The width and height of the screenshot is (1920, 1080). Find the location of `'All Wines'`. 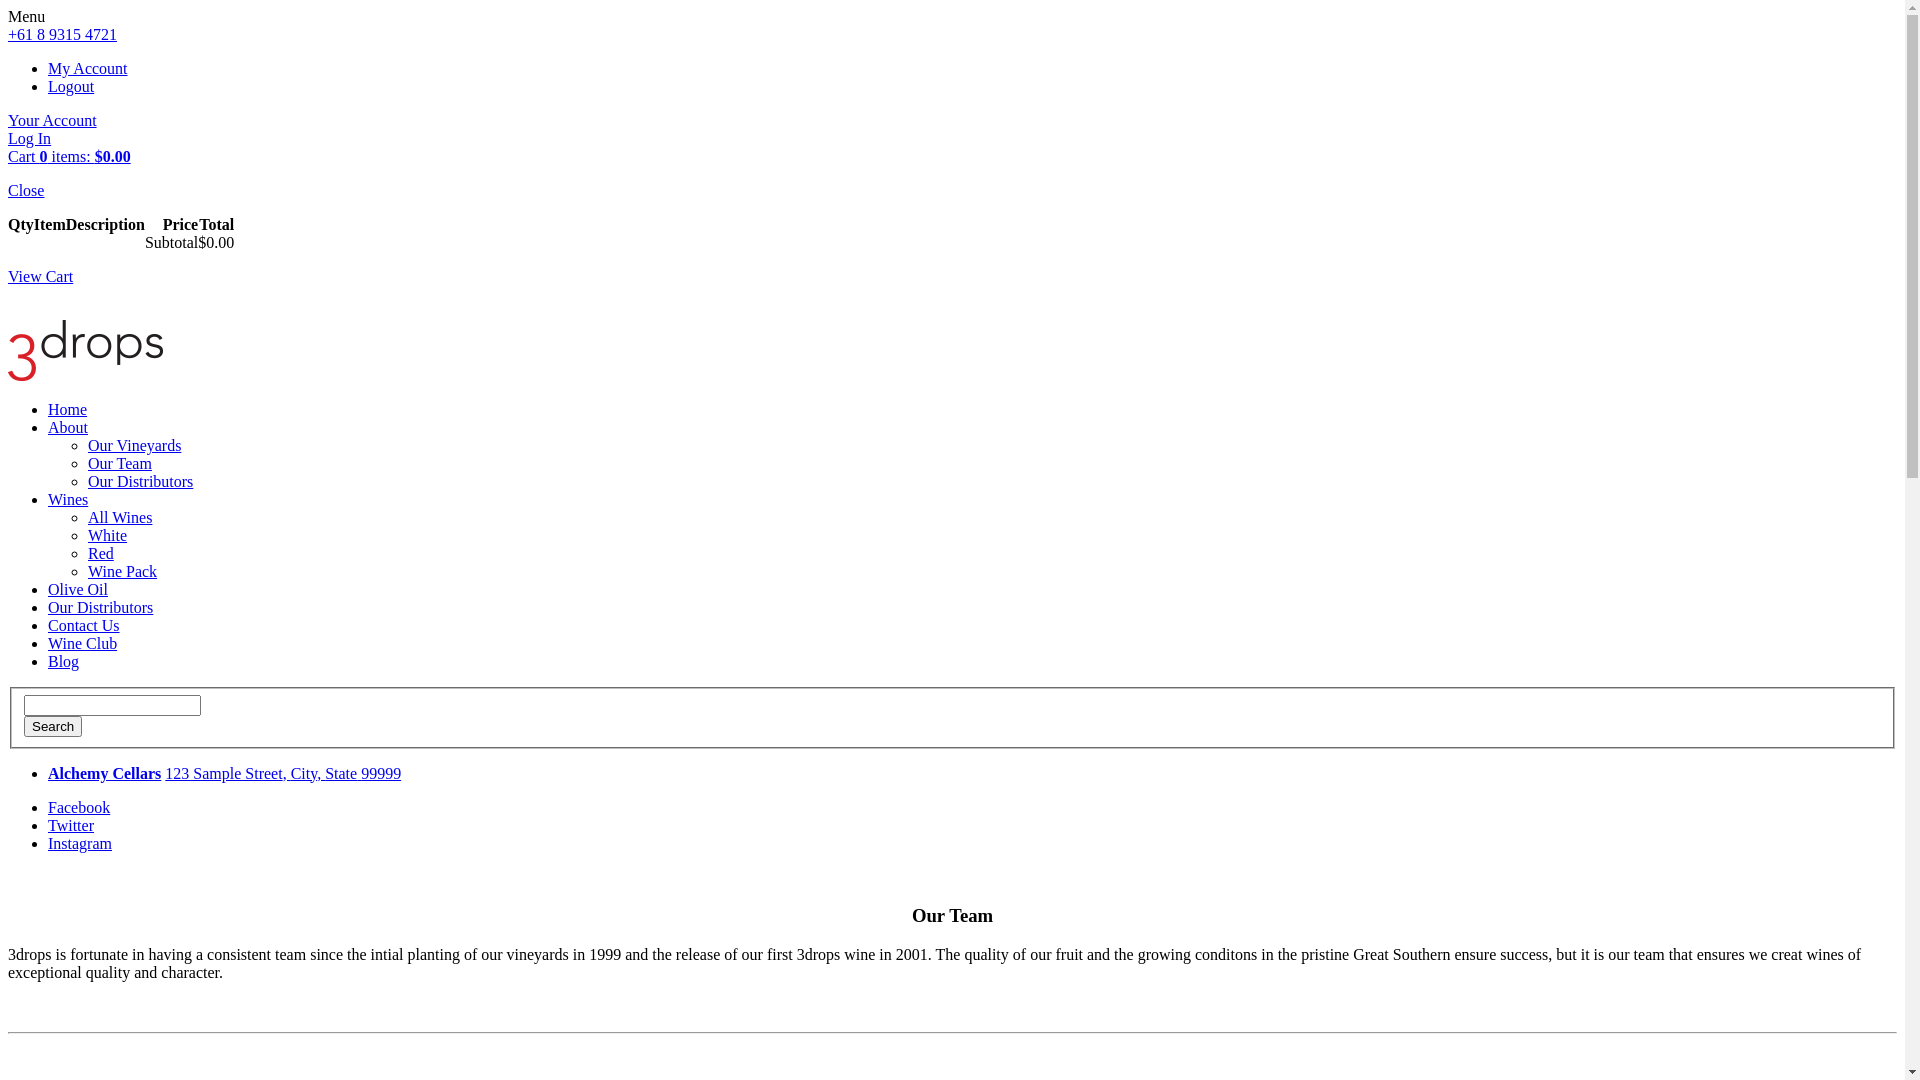

'All Wines' is located at coordinates (119, 516).